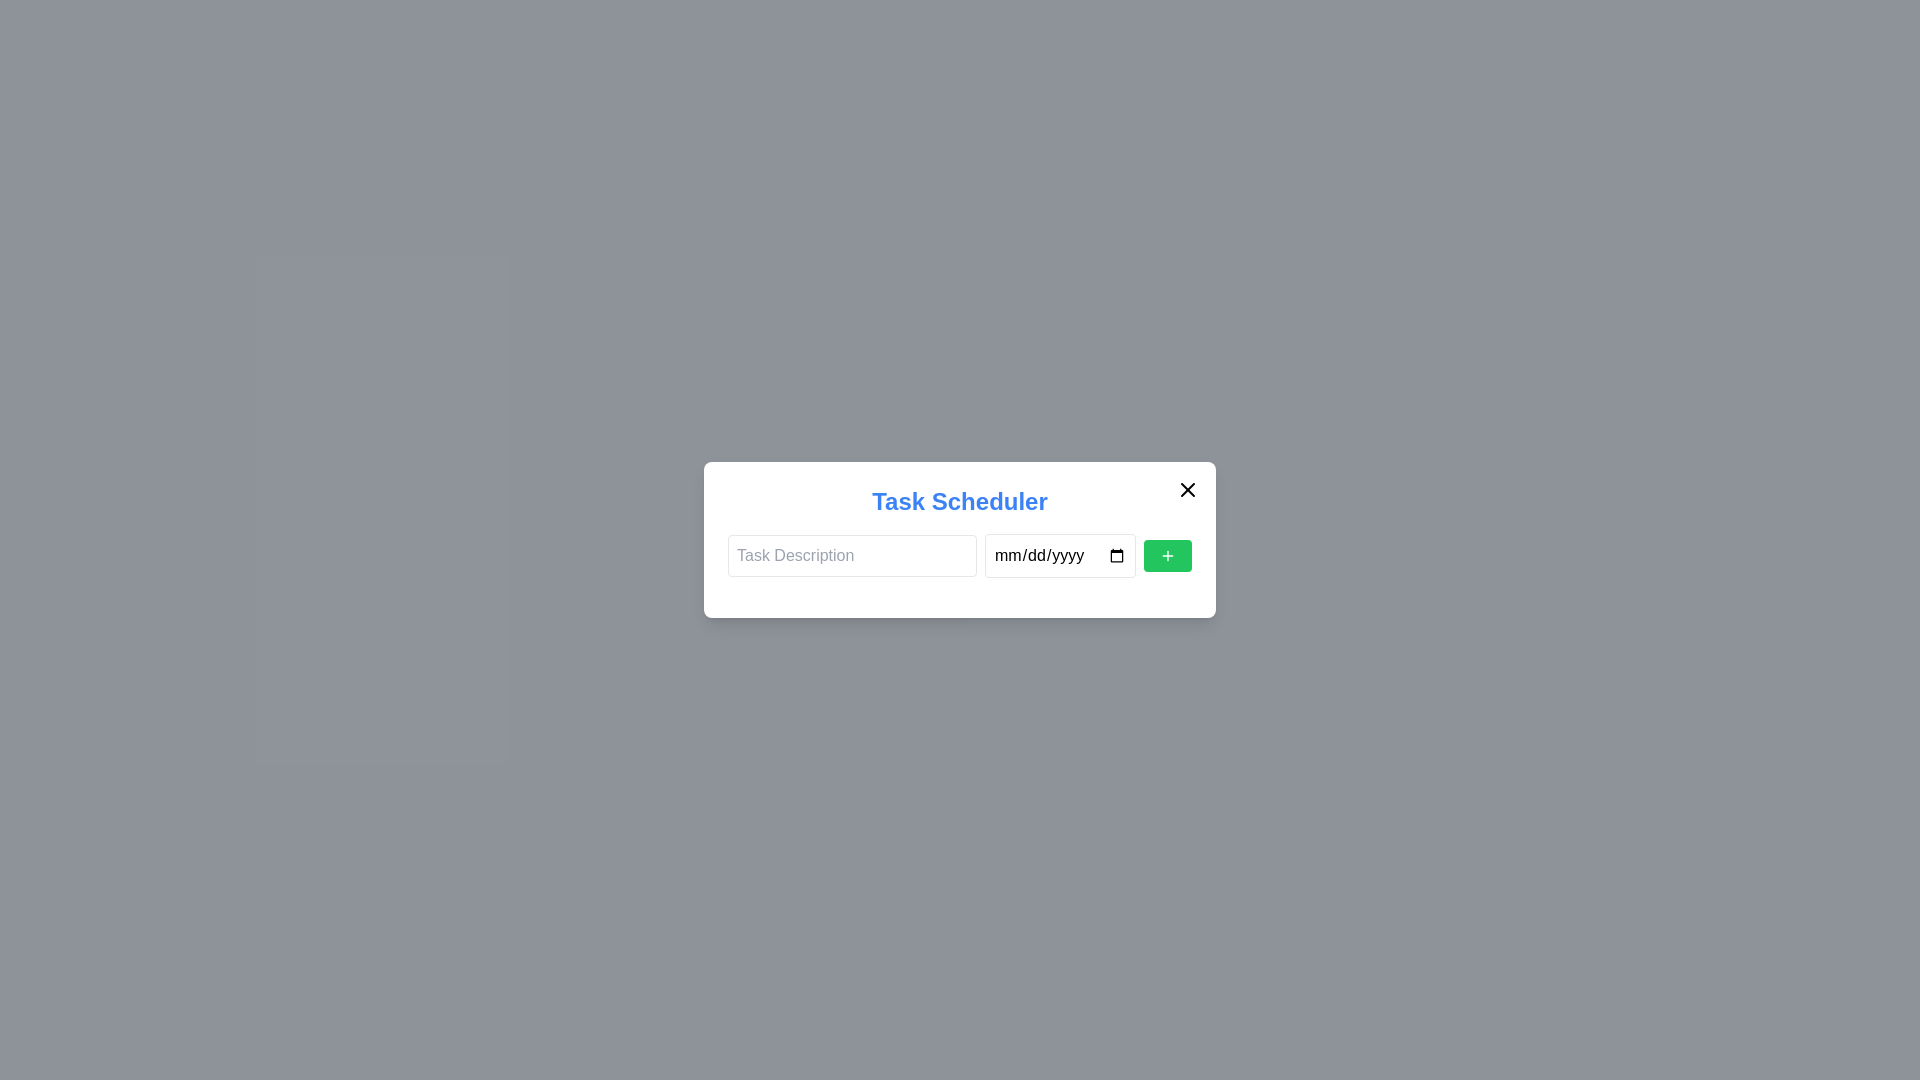 This screenshot has height=1080, width=1920. What do you see at coordinates (1167, 555) in the screenshot?
I see `the green circular Icon button with a white plus symbol located in the bottom right corner of the 'Task Scheduler' modal` at bounding box center [1167, 555].